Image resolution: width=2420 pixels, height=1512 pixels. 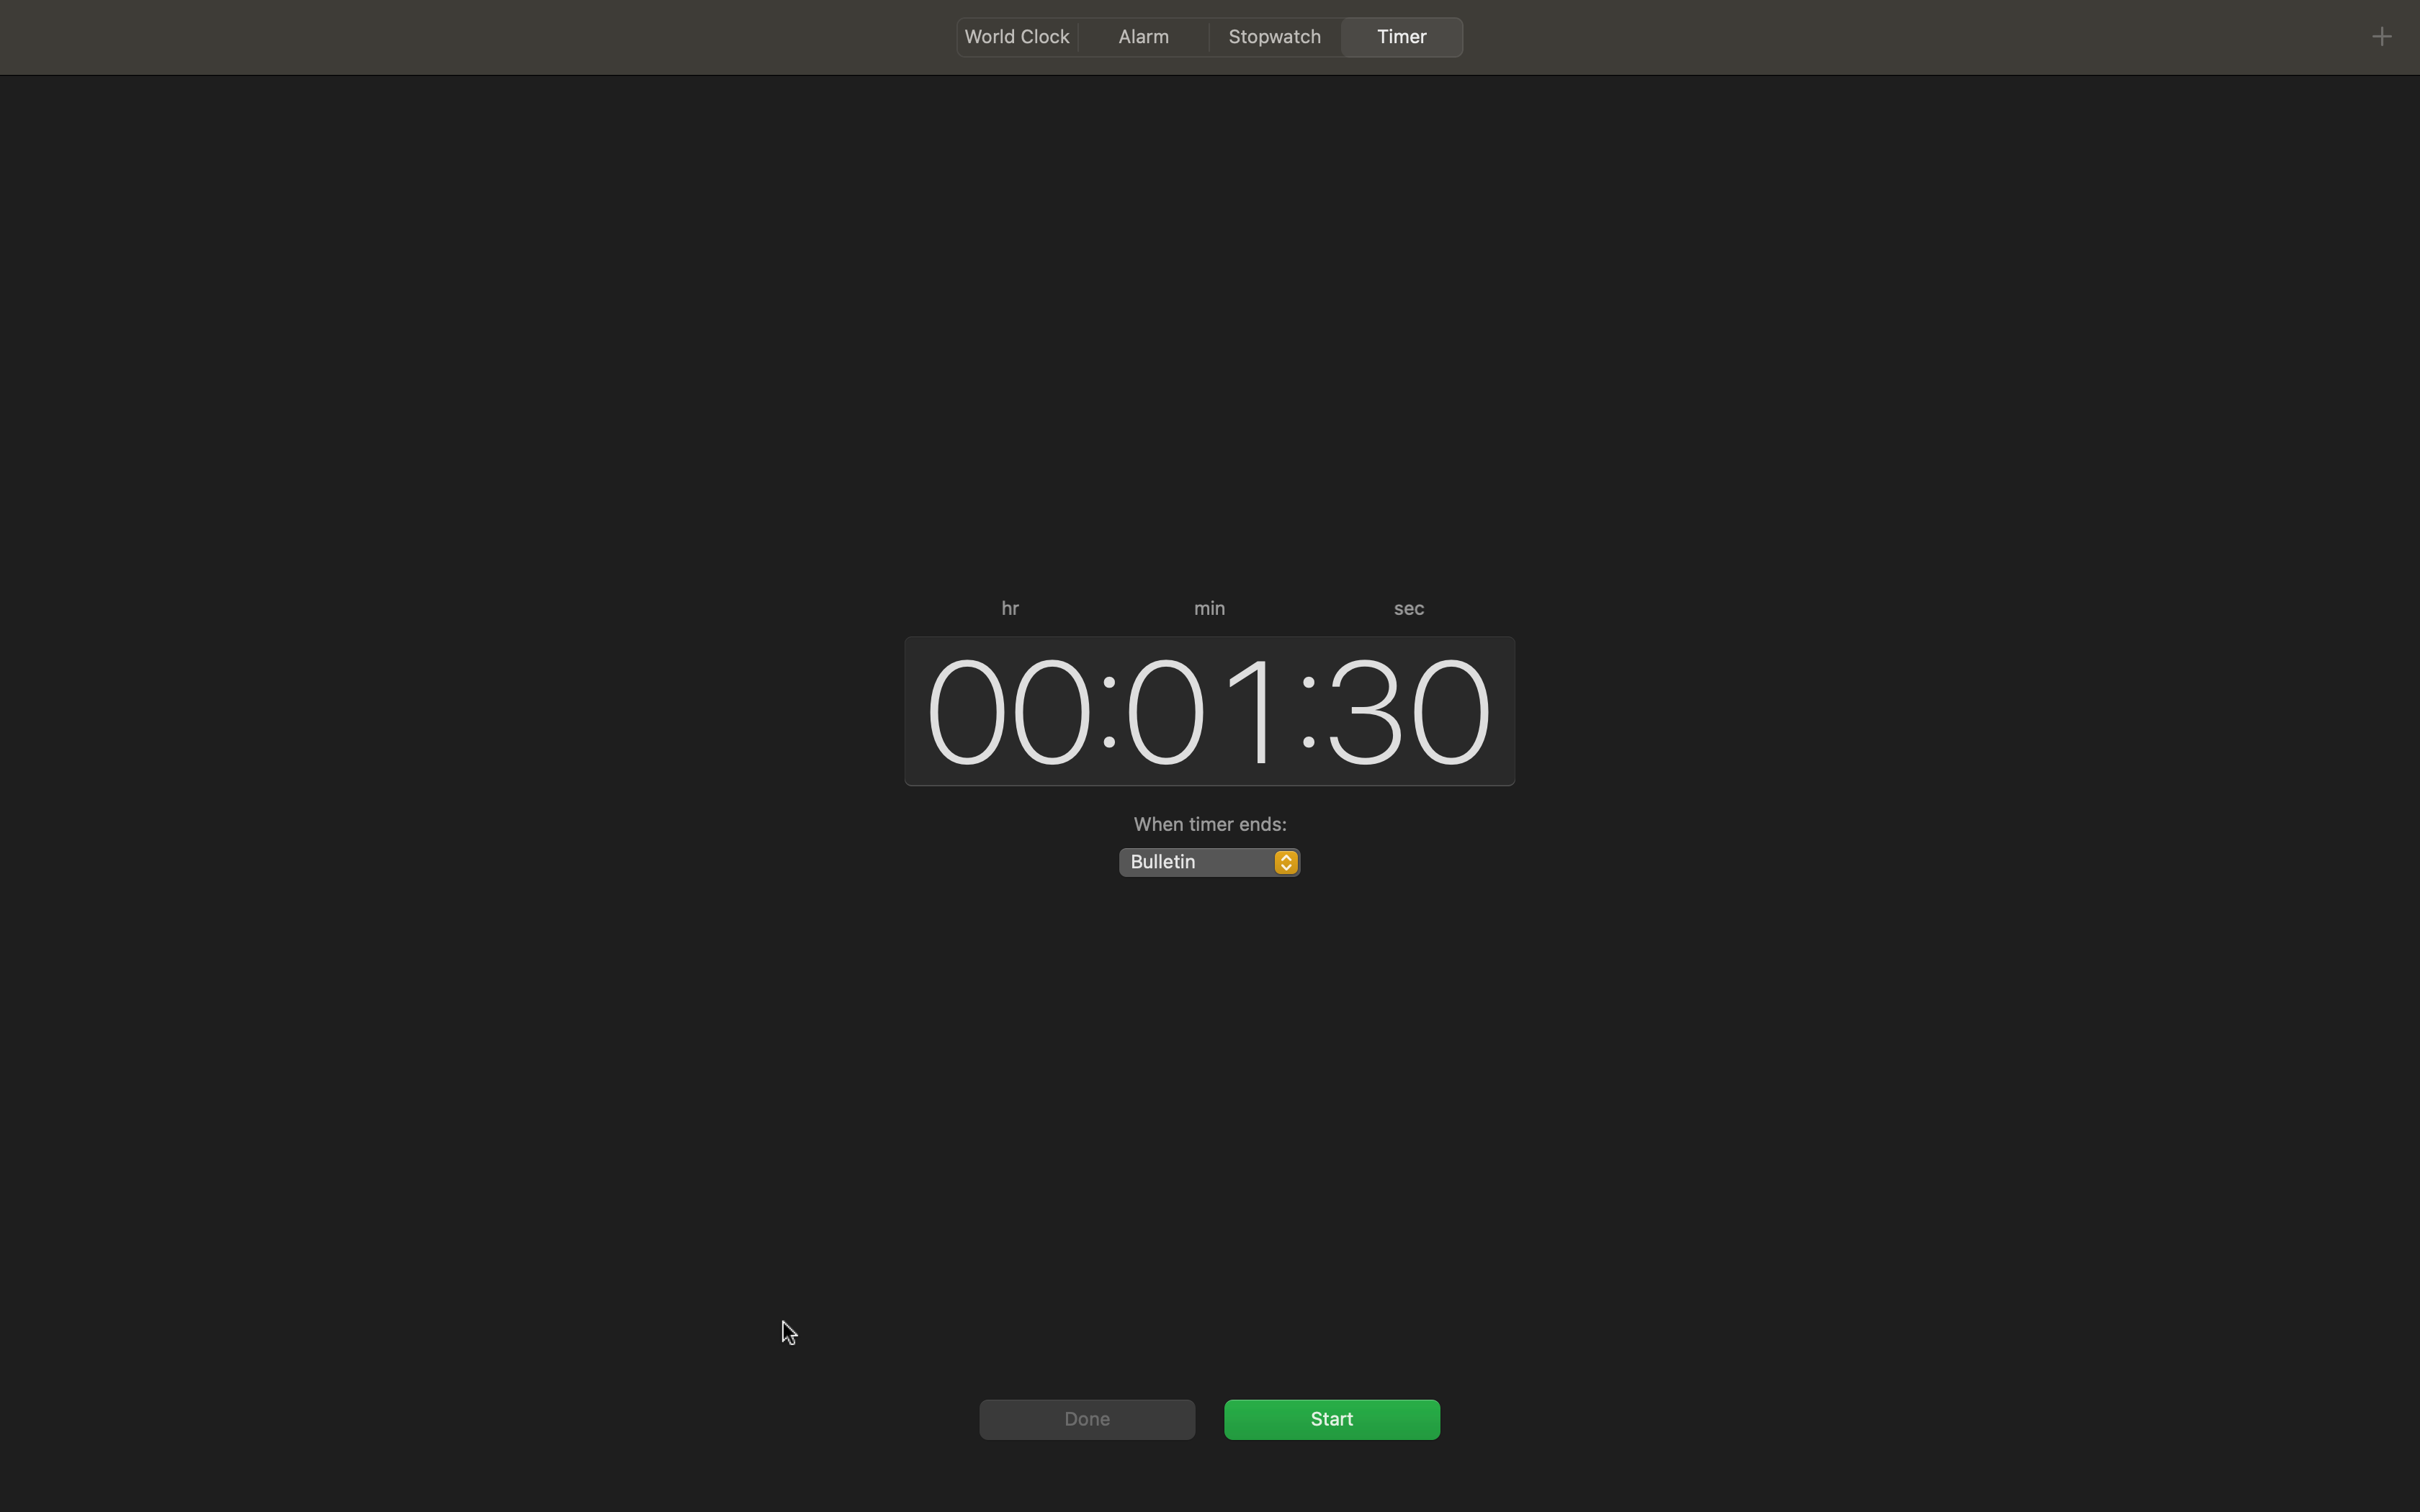 What do you see at coordinates (1411, 705) in the screenshot?
I see `Increase seconds by 10` at bounding box center [1411, 705].